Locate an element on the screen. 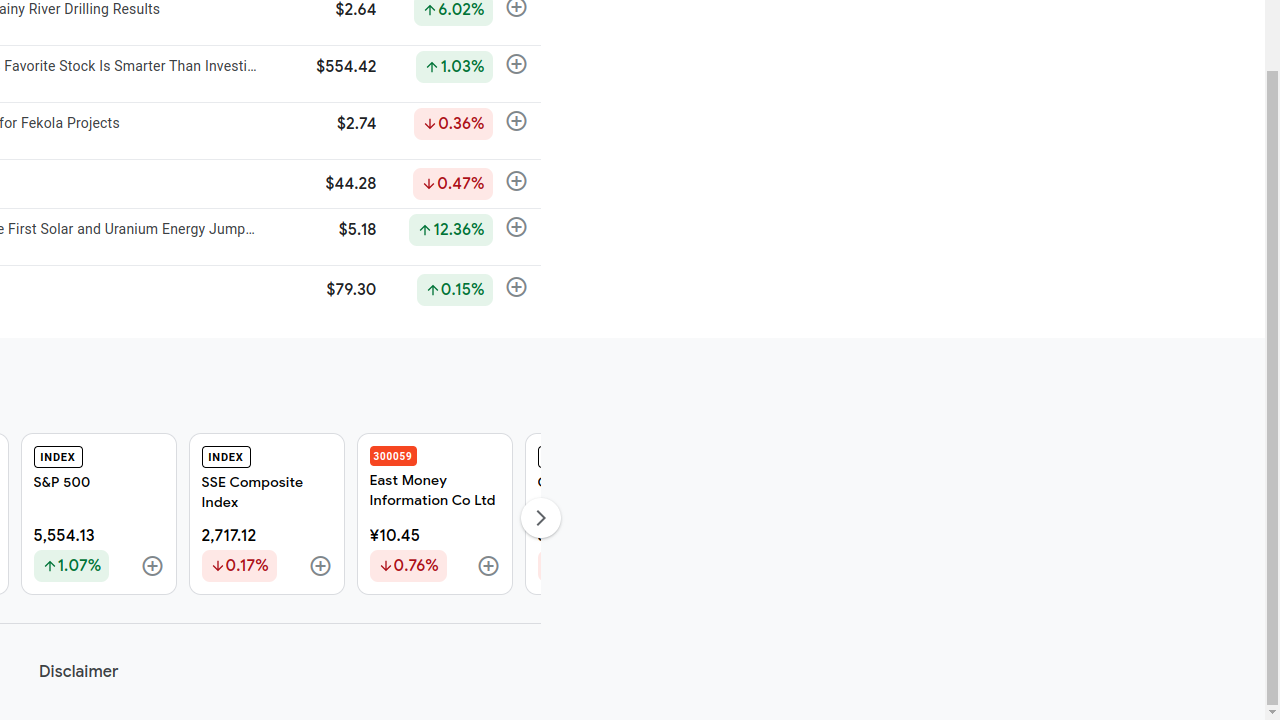 This screenshot has width=1280, height=720. '300059 East Money Information Co Ltd ¥10.45 Down by 0.76%' is located at coordinates (433, 513).